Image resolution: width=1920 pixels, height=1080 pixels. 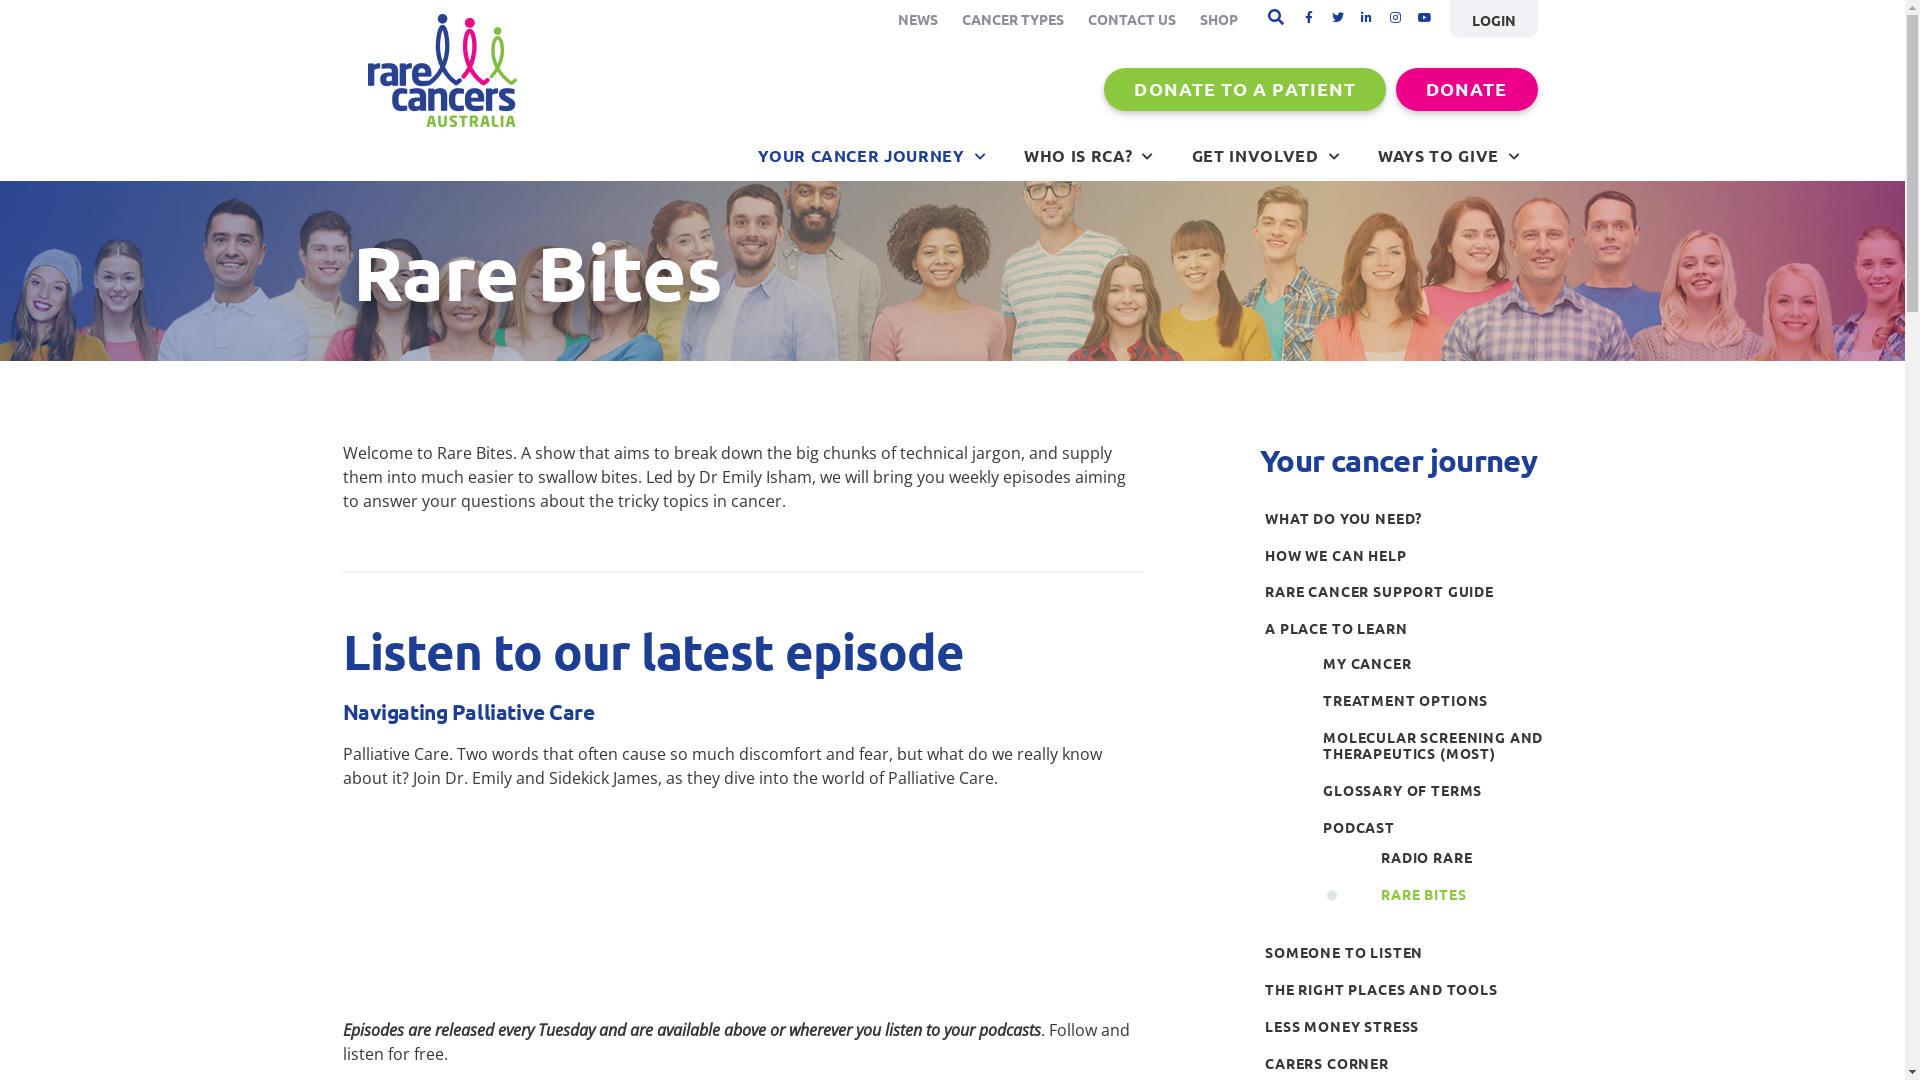 What do you see at coordinates (916, 19) in the screenshot?
I see `'NEWS'` at bounding box center [916, 19].